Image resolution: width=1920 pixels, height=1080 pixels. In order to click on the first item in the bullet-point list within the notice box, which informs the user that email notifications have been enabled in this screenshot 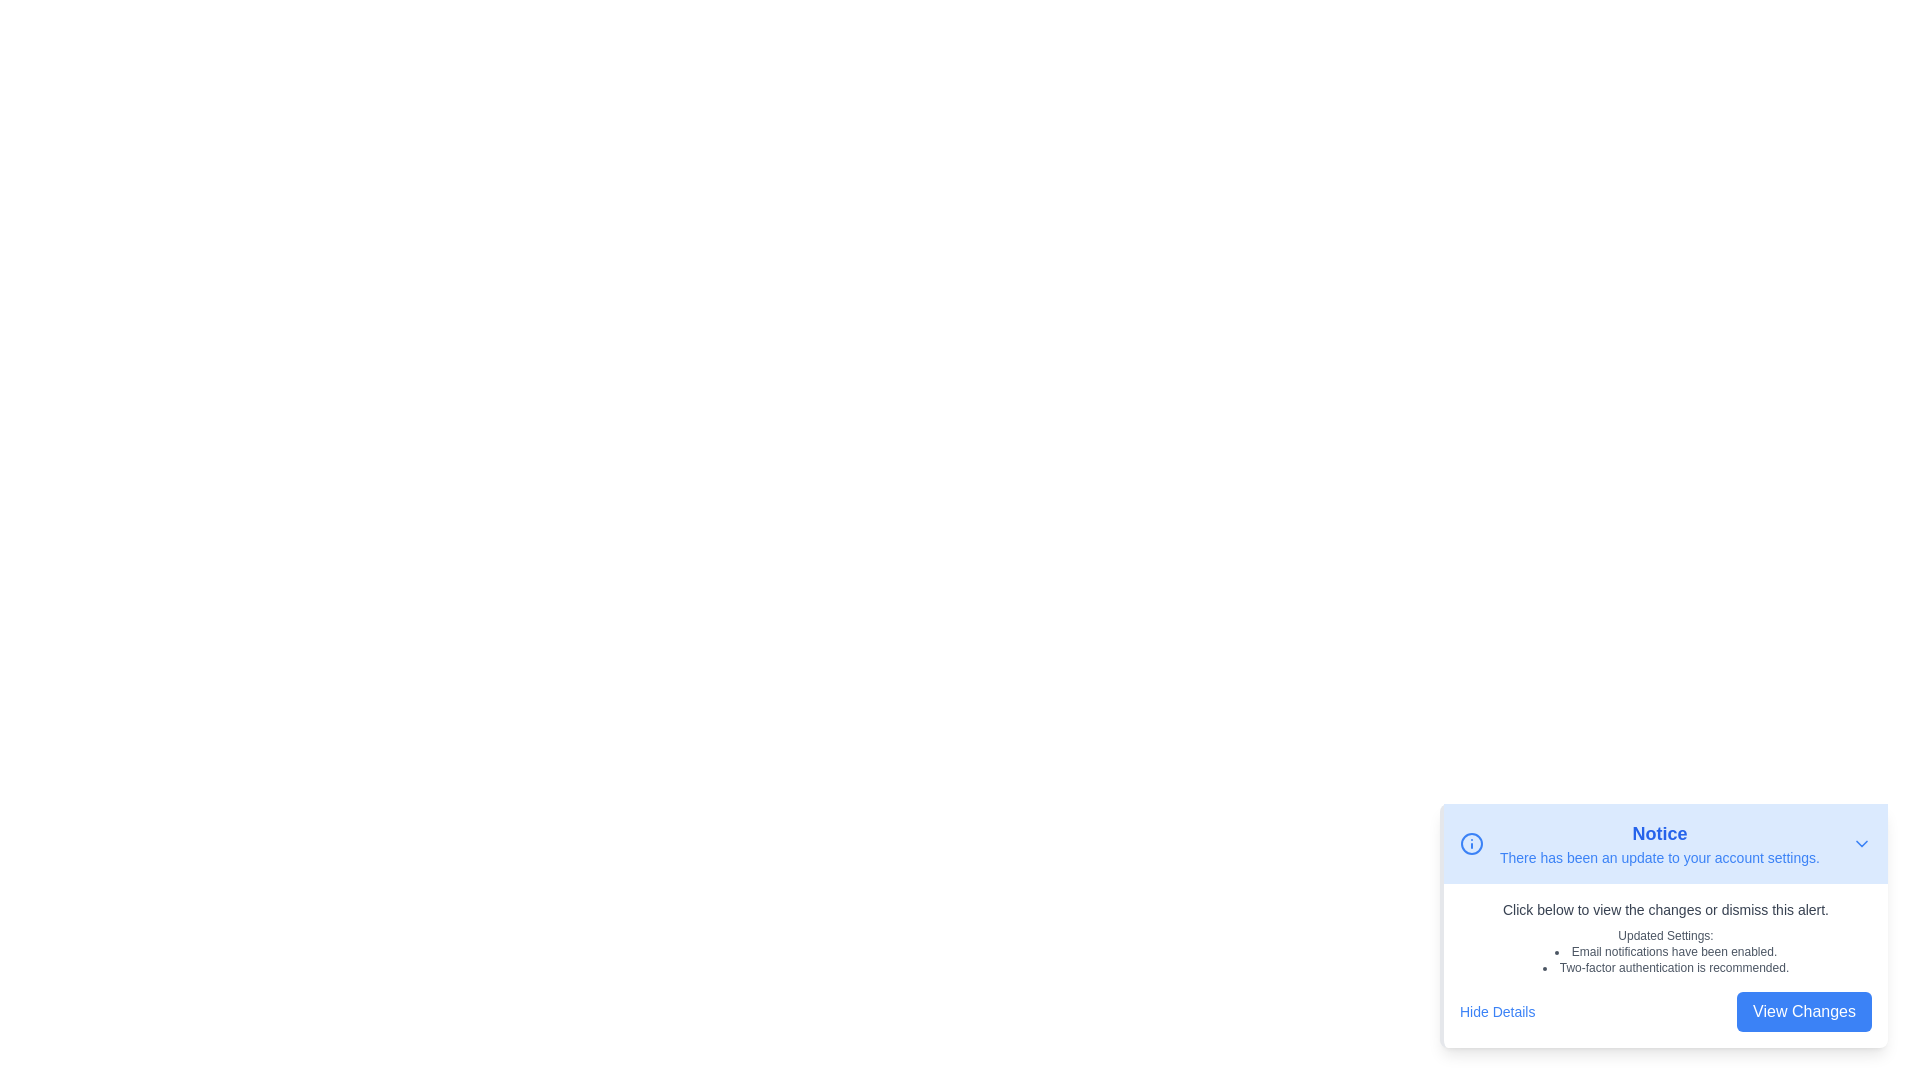, I will do `click(1665, 951)`.